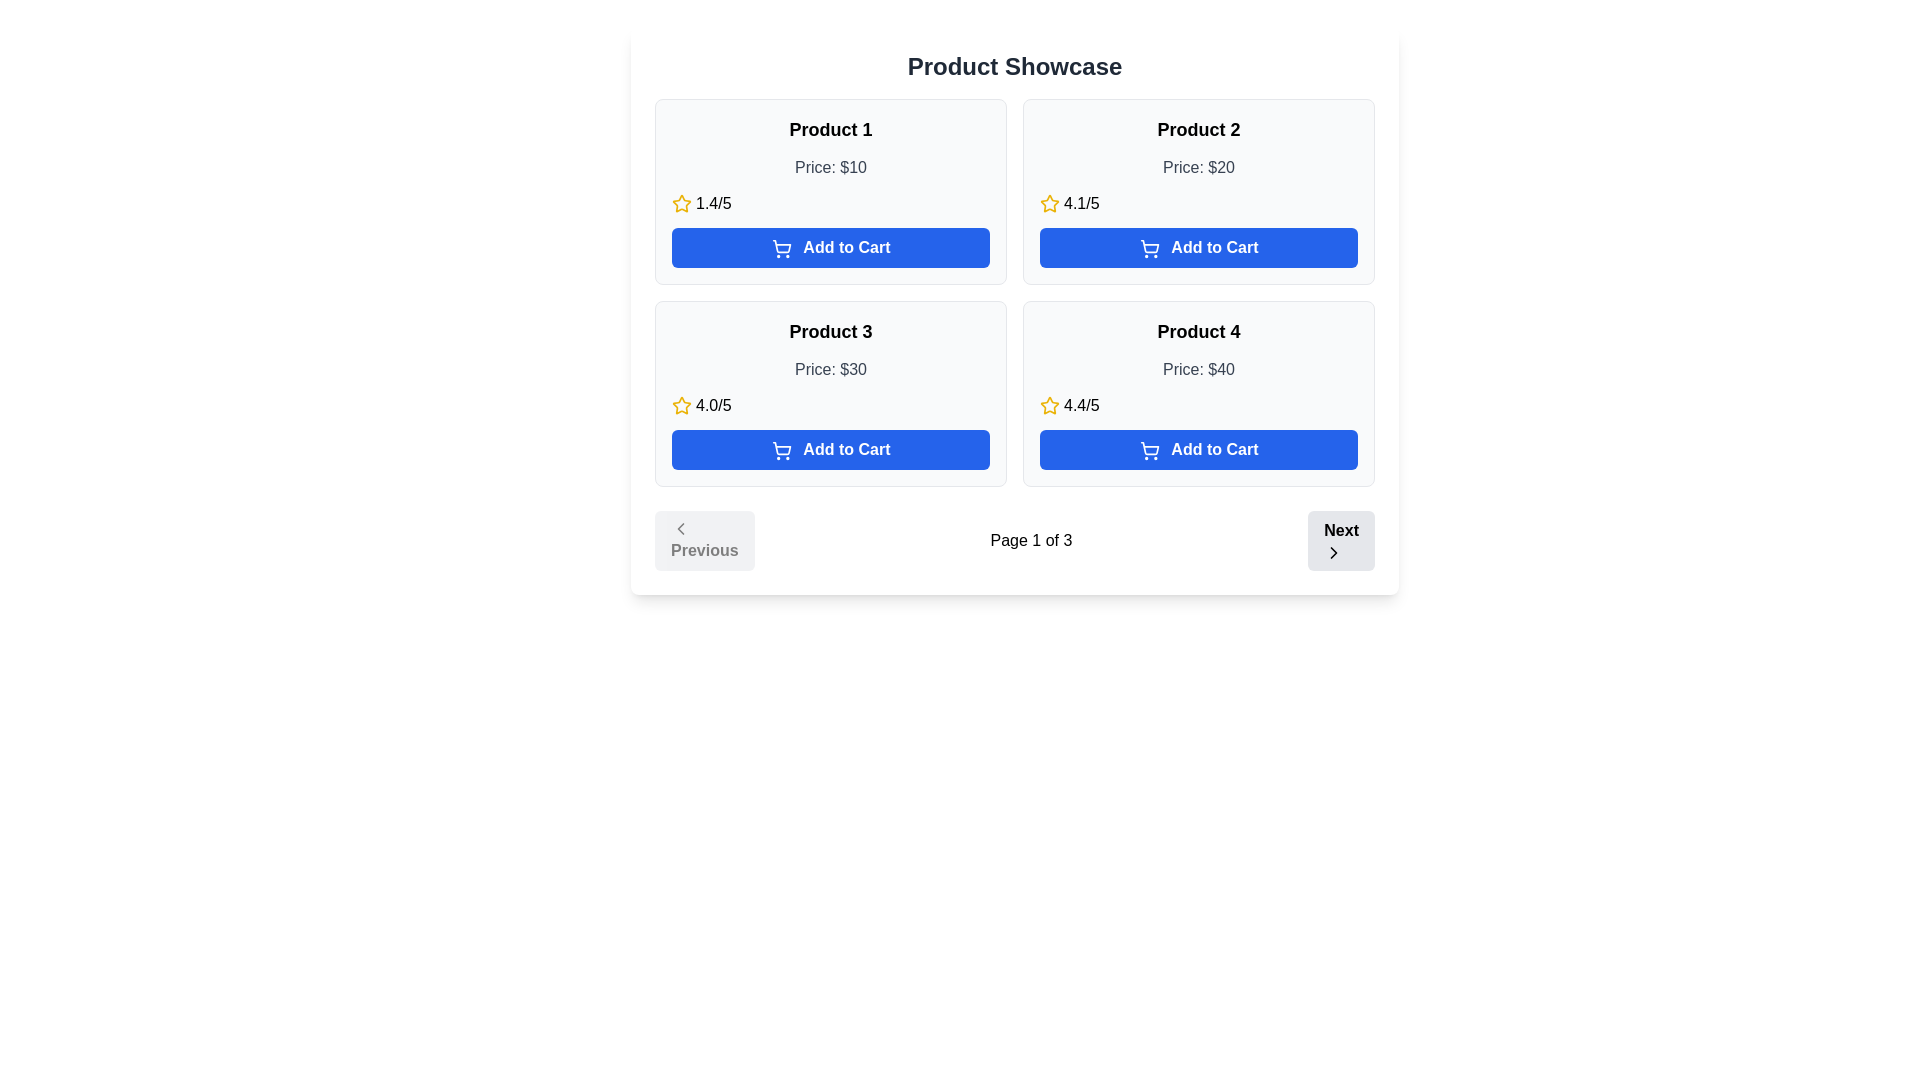 This screenshot has height=1080, width=1920. Describe the element at coordinates (1199, 370) in the screenshot. I see `the static text label displaying 'Price: $40', which is positioned below 'Product 4' in the bottom right product card` at that location.